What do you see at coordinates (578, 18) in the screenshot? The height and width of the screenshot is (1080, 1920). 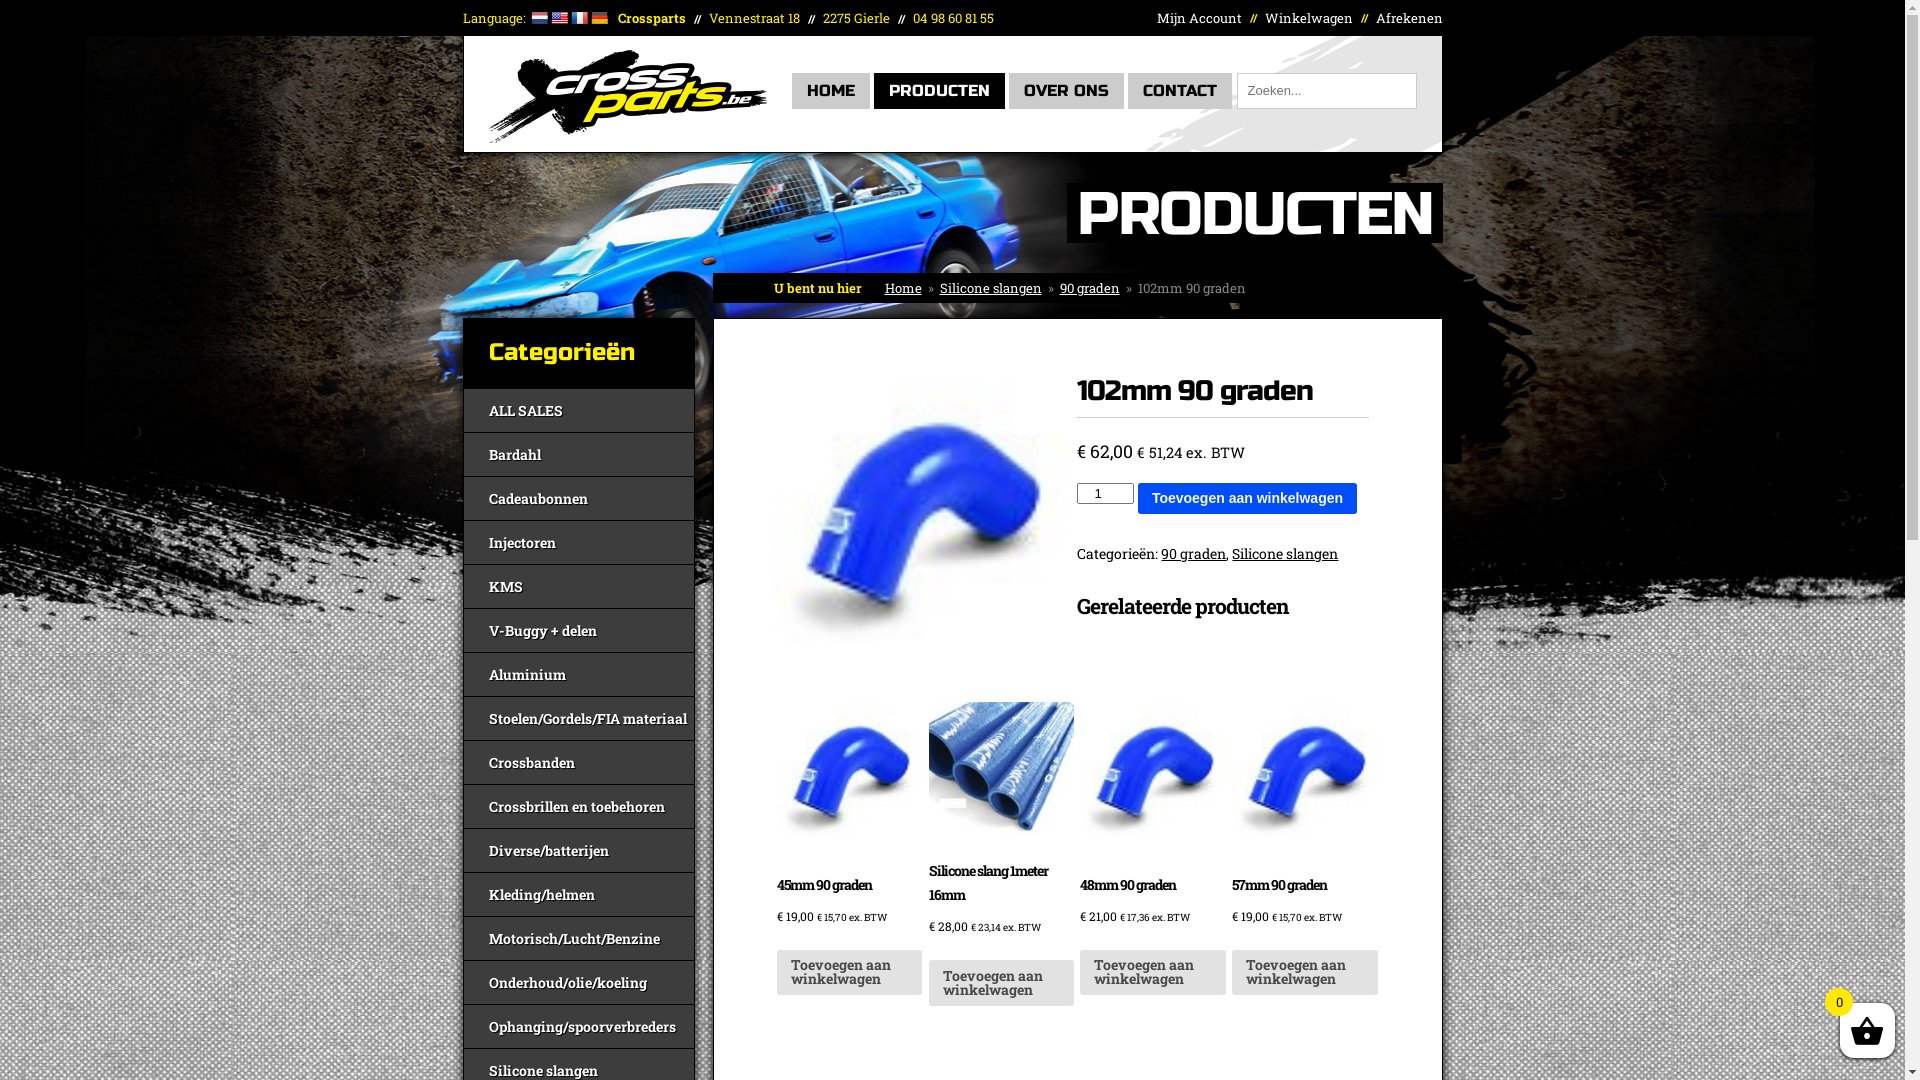 I see `'French'` at bounding box center [578, 18].